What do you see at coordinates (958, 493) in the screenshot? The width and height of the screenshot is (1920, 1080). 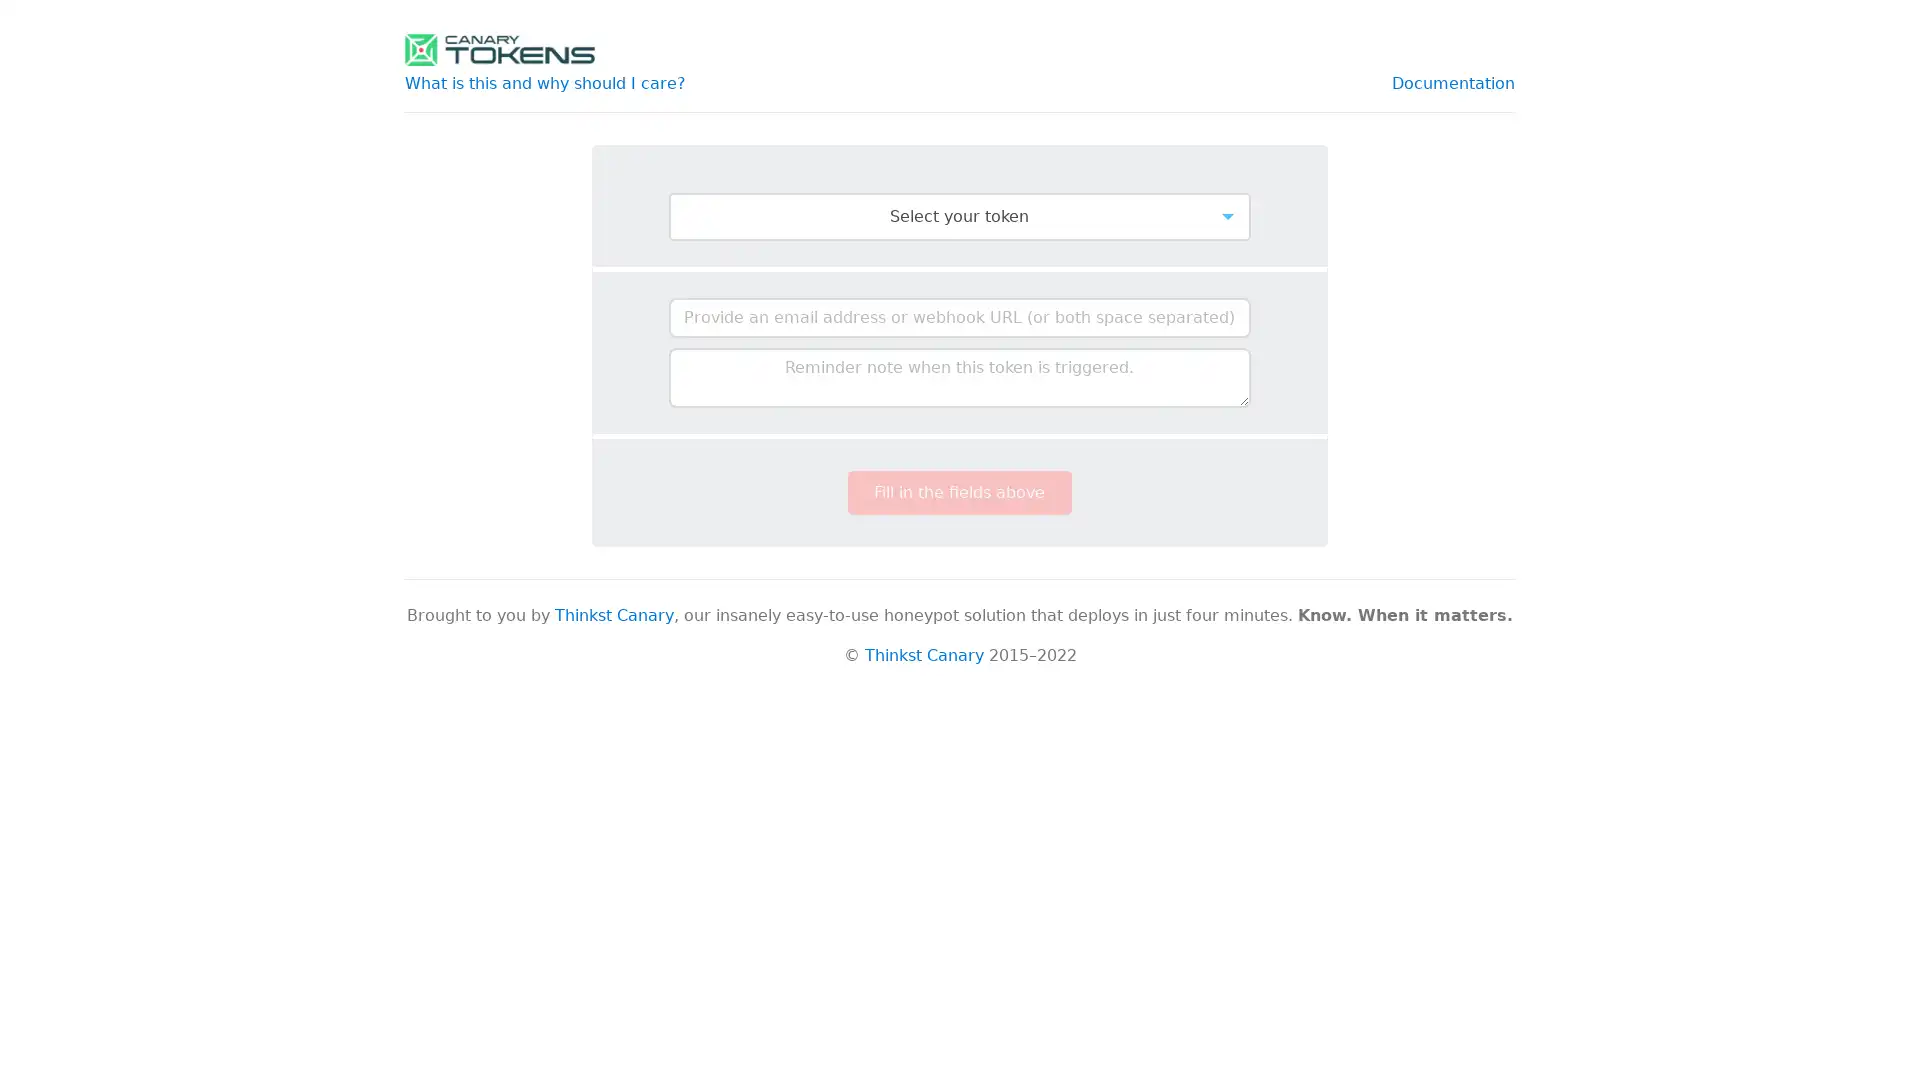 I see `Fill in the fields above` at bounding box center [958, 493].